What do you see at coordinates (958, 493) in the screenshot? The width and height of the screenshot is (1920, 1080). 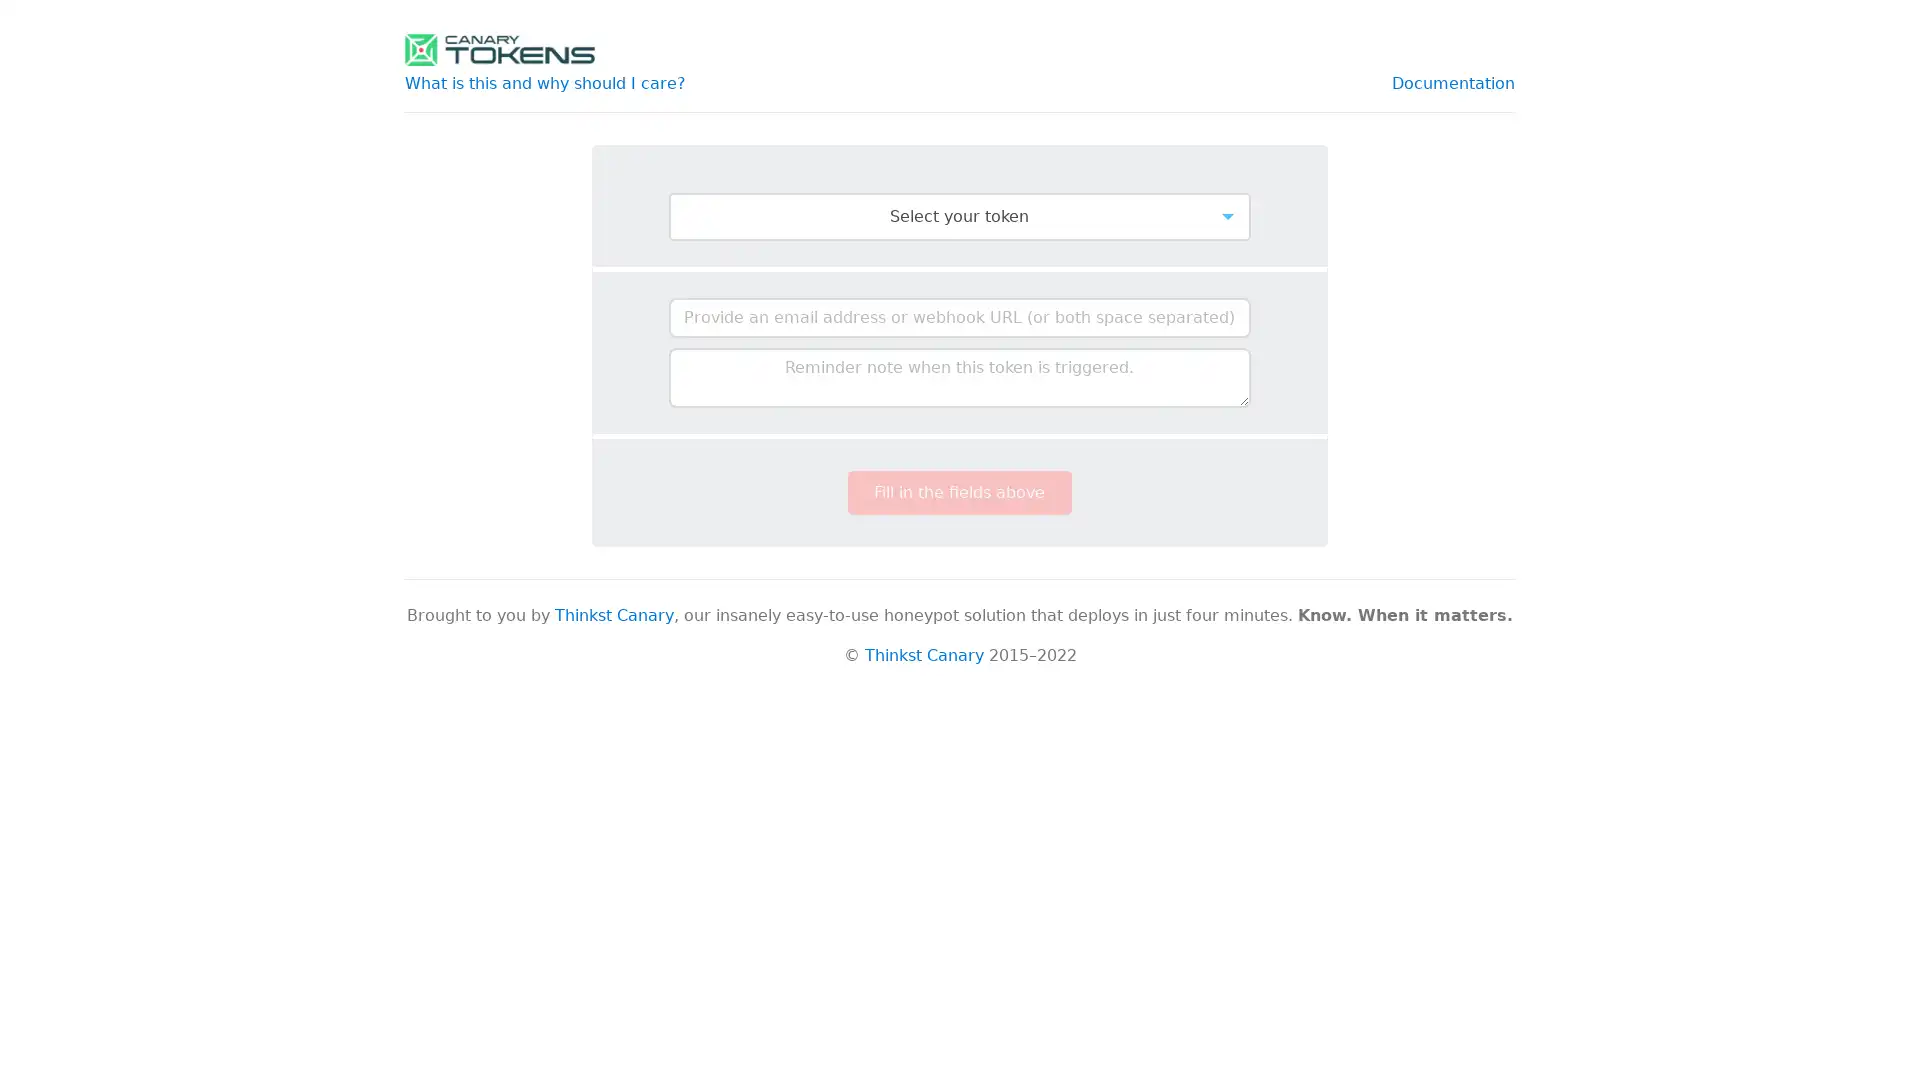 I see `Fill in the fields above` at bounding box center [958, 493].